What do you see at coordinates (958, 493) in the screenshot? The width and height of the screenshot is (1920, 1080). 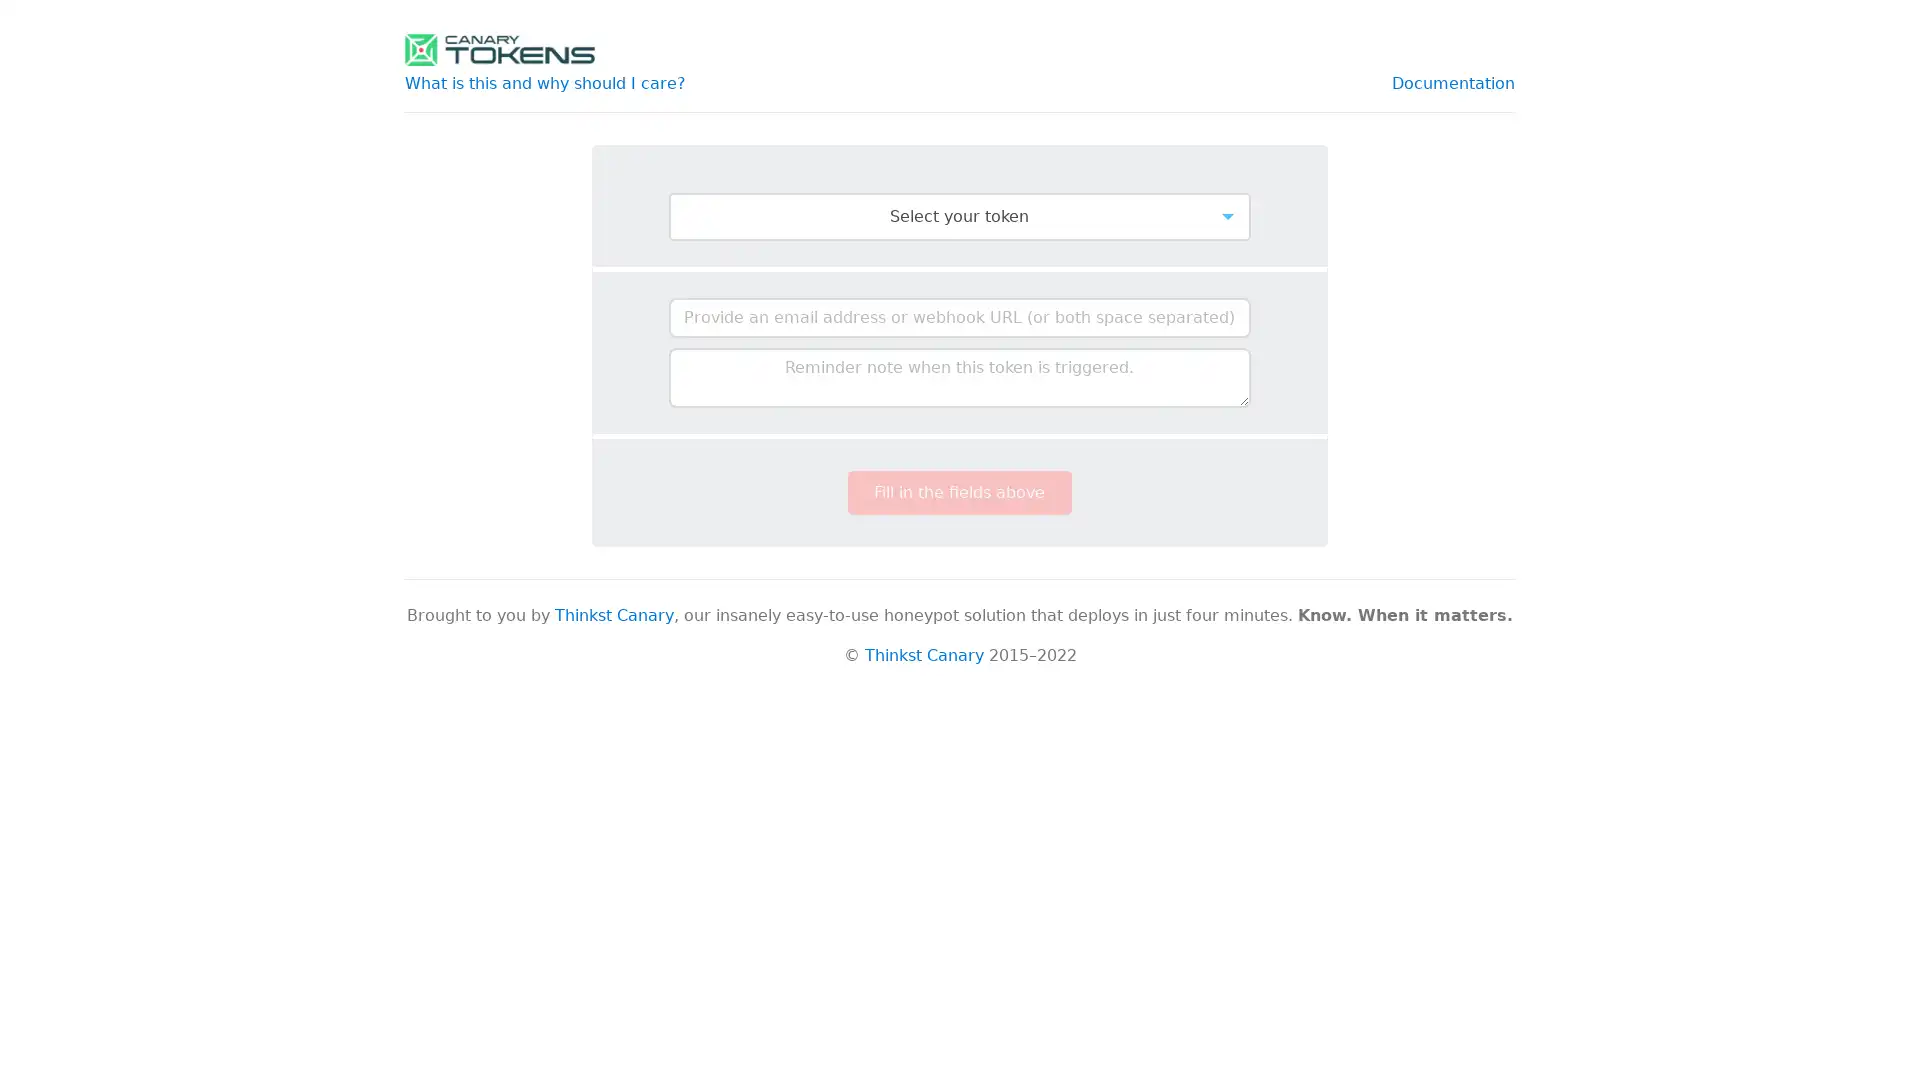 I see `Fill in the fields above` at bounding box center [958, 493].